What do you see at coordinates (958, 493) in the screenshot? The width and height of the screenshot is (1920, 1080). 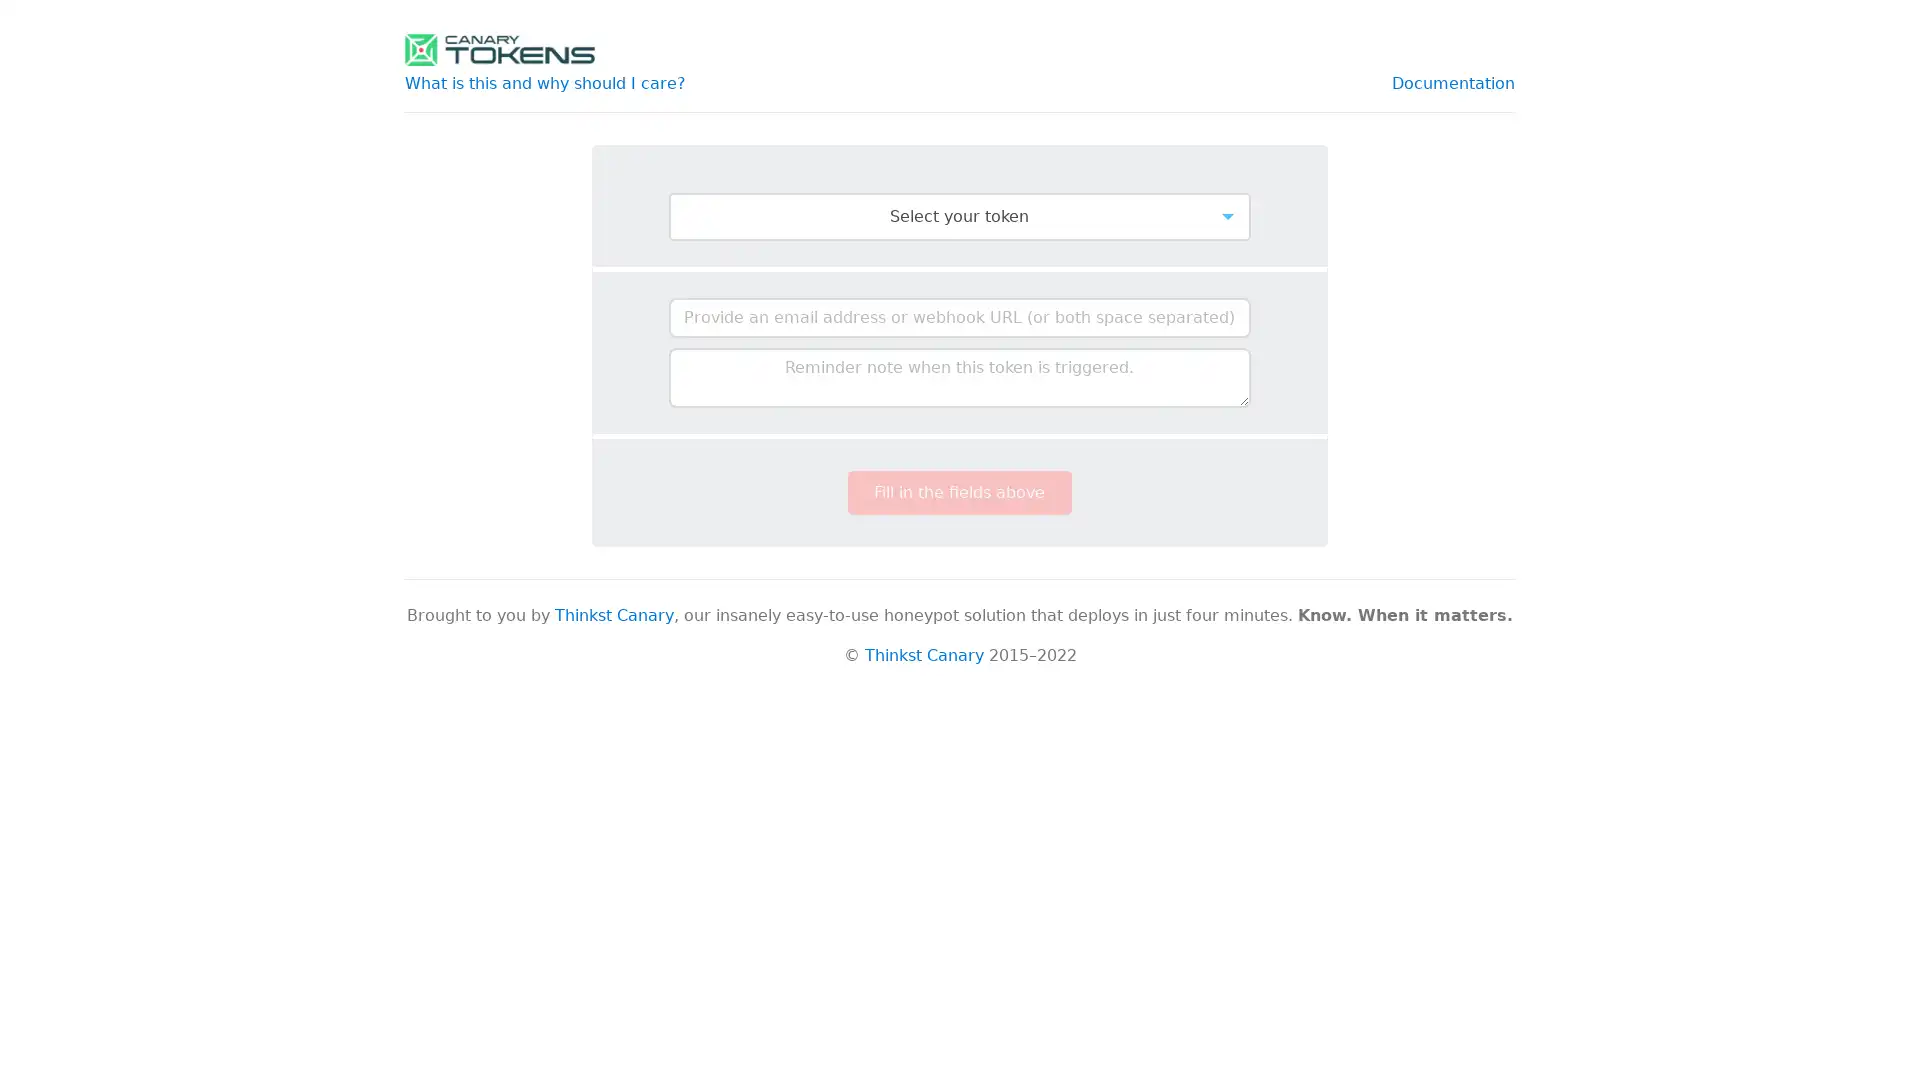 I see `Fill in the fields above` at bounding box center [958, 493].